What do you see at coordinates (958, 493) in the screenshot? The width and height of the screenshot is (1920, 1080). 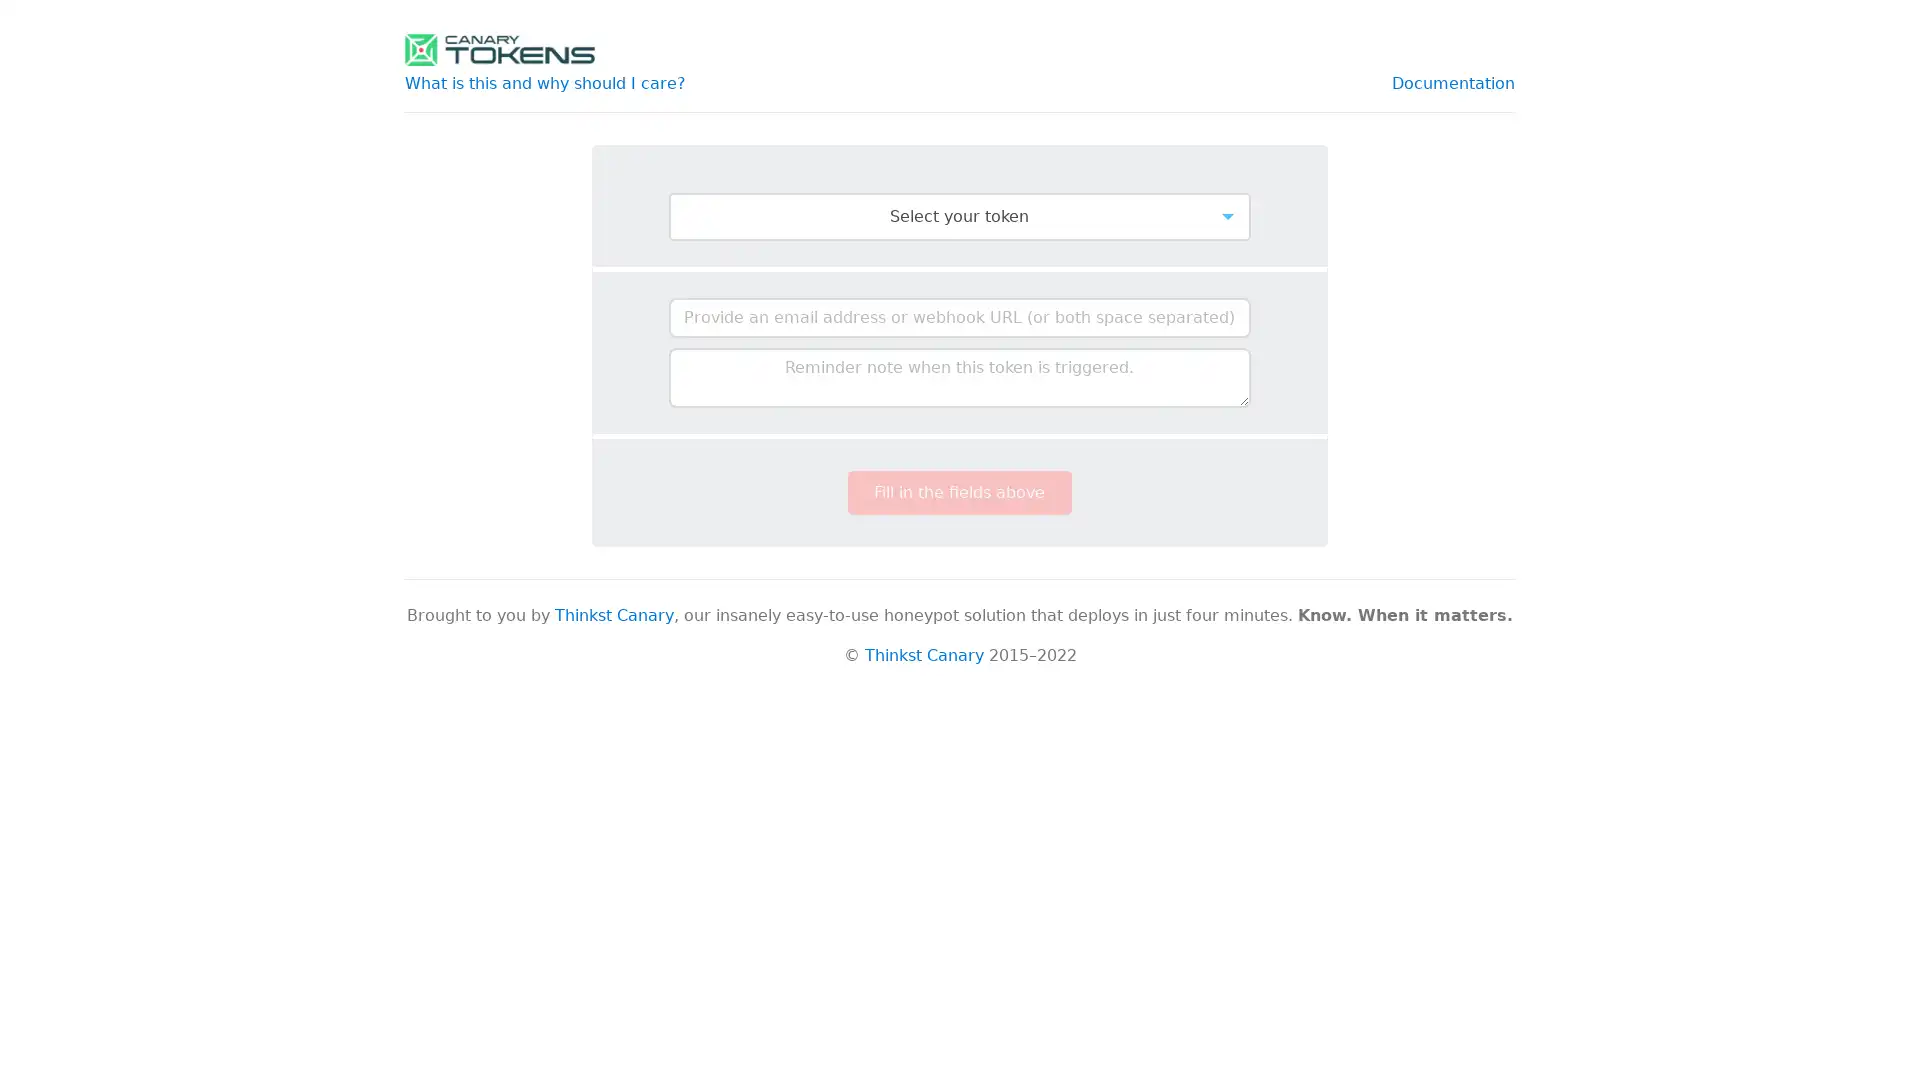 I see `Fill in the fields above` at bounding box center [958, 493].